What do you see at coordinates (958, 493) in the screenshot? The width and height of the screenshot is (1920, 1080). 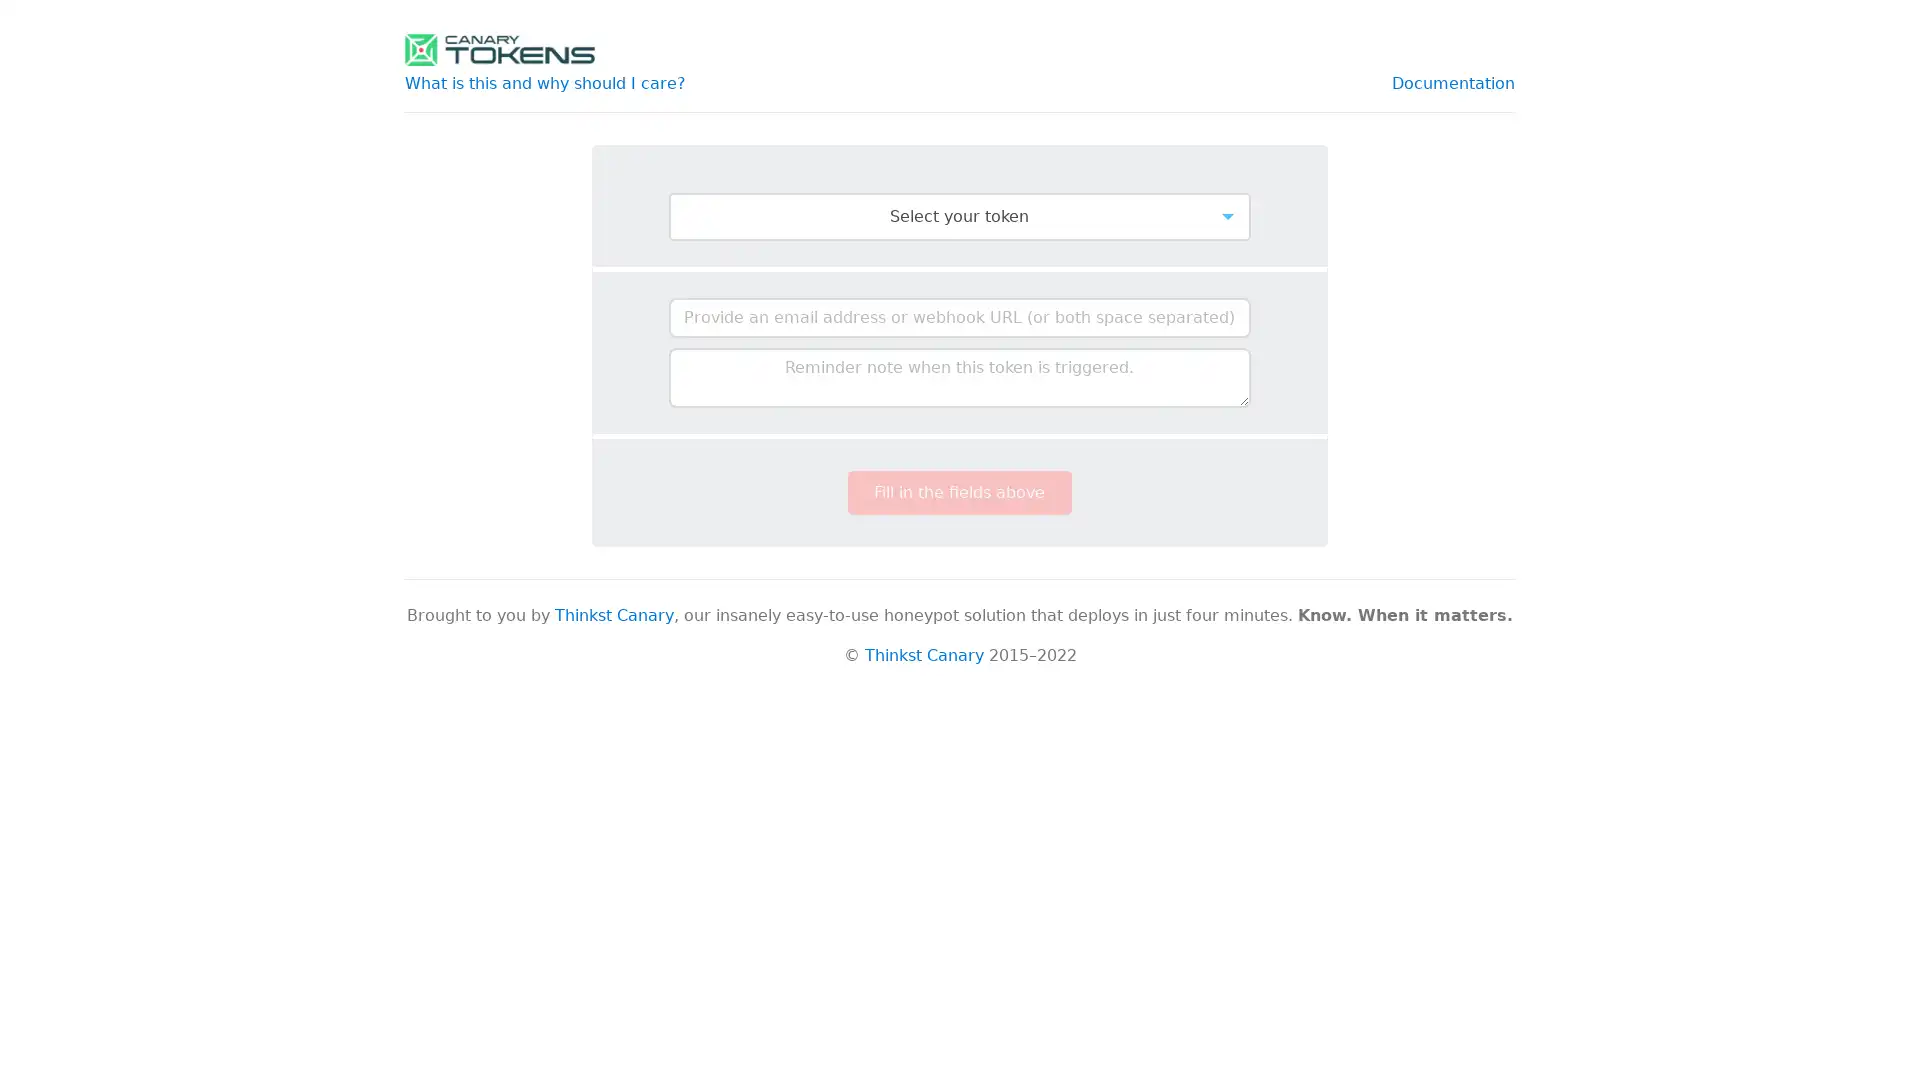 I see `Fill in the fields above` at bounding box center [958, 493].